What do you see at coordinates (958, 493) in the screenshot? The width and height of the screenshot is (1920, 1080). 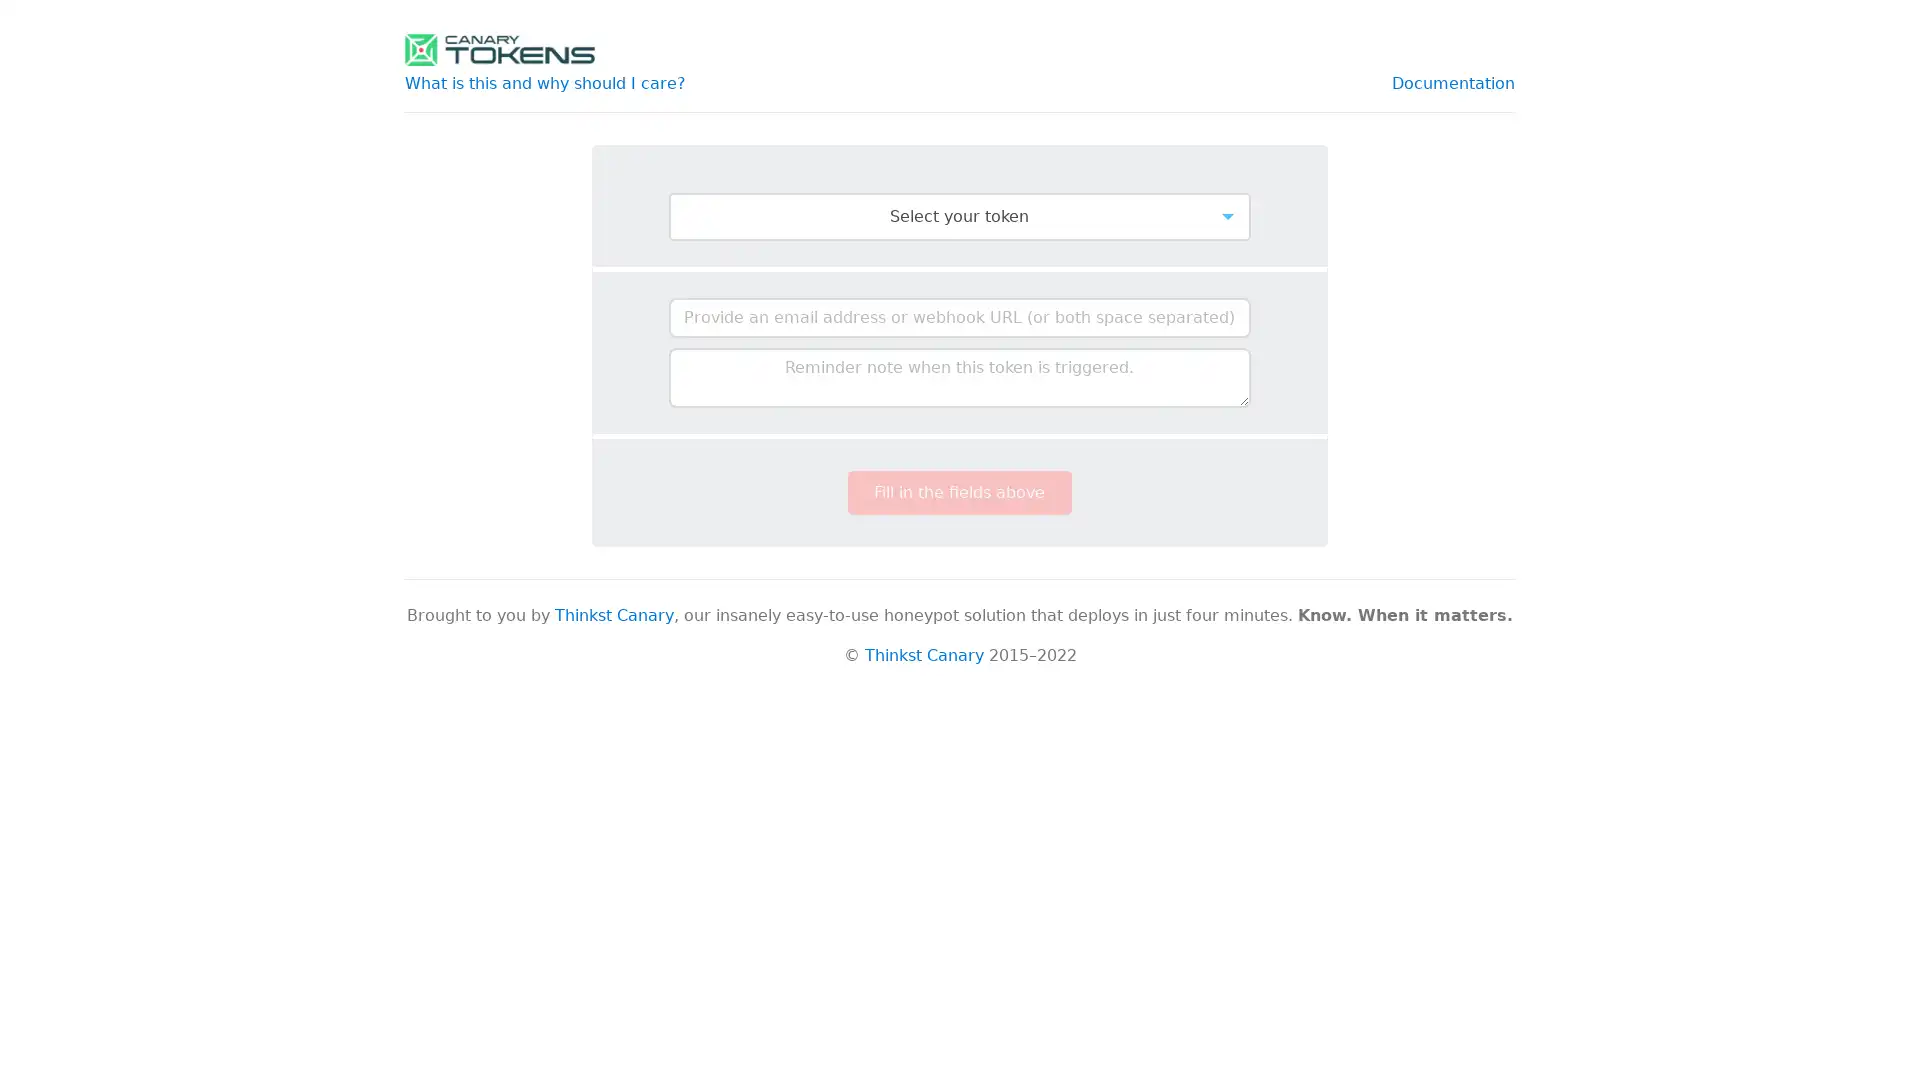 I see `Fill in the fields above` at bounding box center [958, 493].